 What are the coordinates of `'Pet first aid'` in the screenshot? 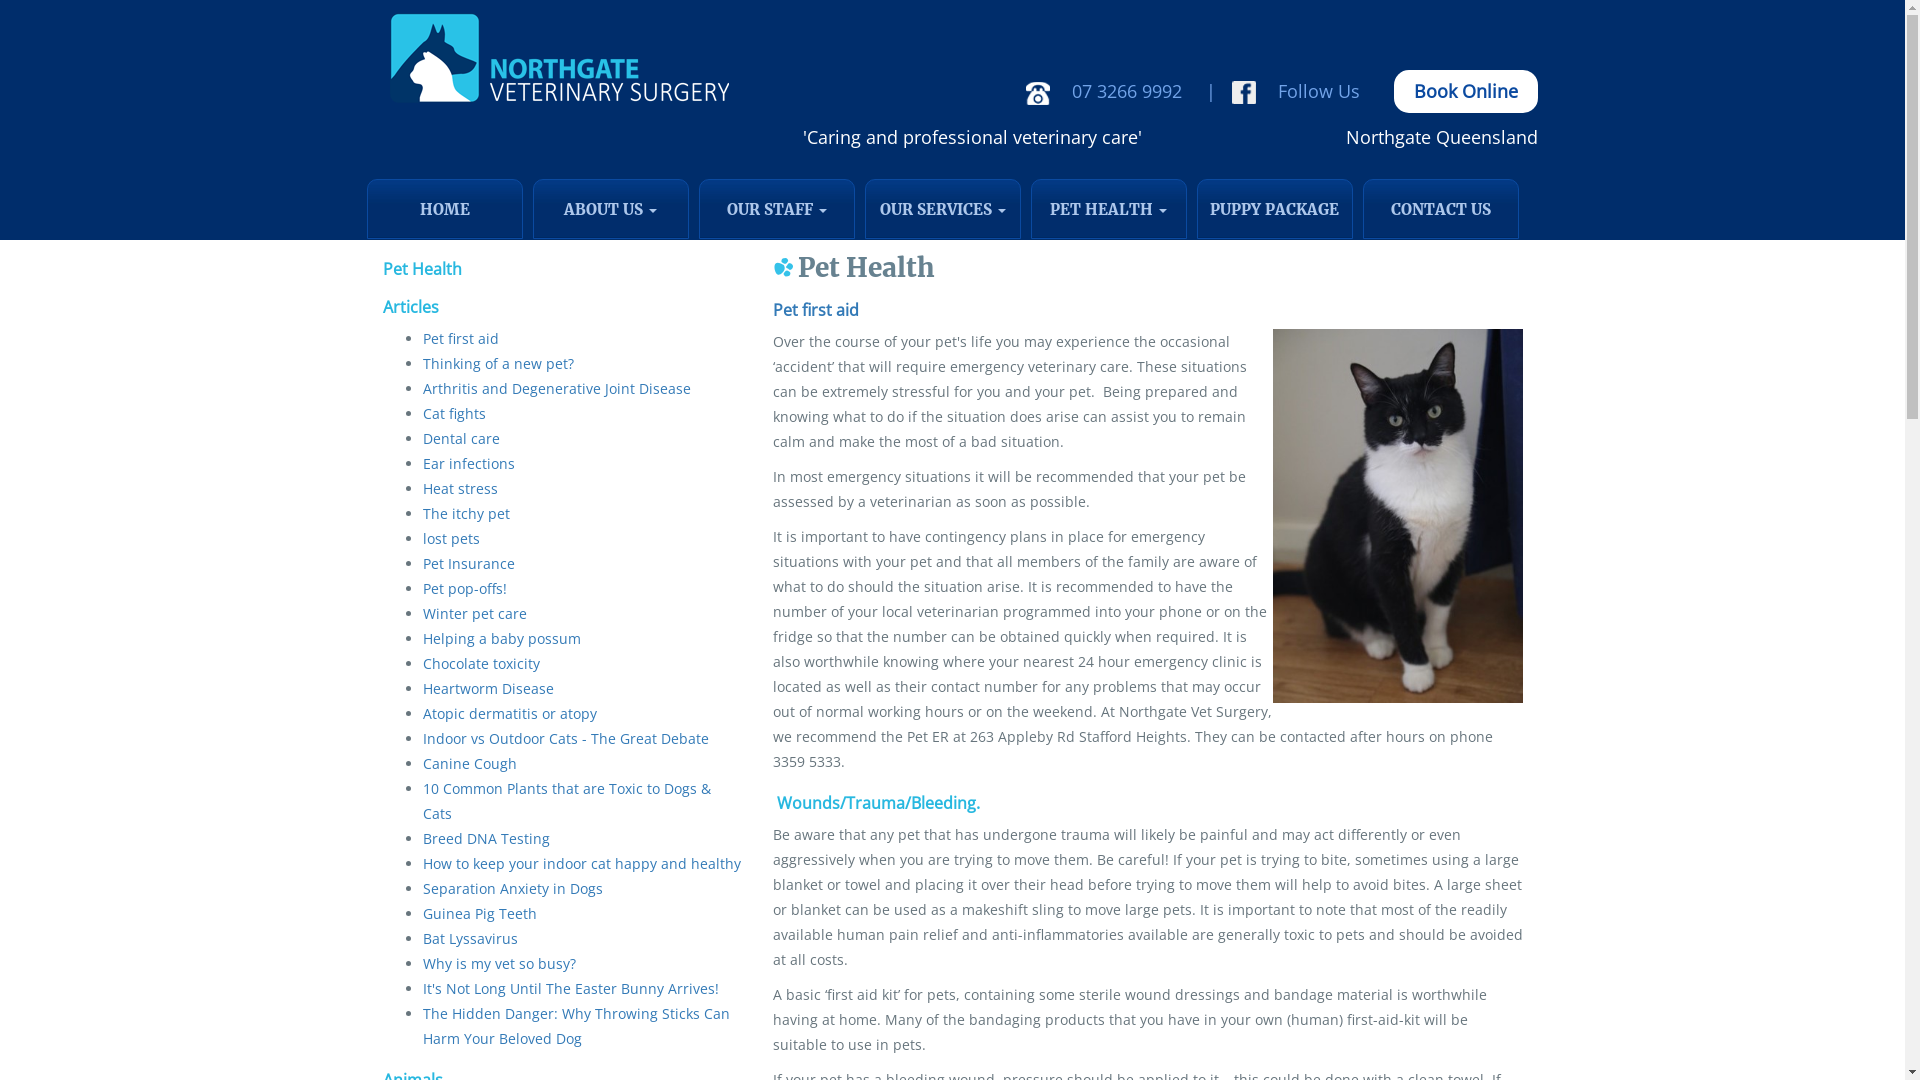 It's located at (459, 337).